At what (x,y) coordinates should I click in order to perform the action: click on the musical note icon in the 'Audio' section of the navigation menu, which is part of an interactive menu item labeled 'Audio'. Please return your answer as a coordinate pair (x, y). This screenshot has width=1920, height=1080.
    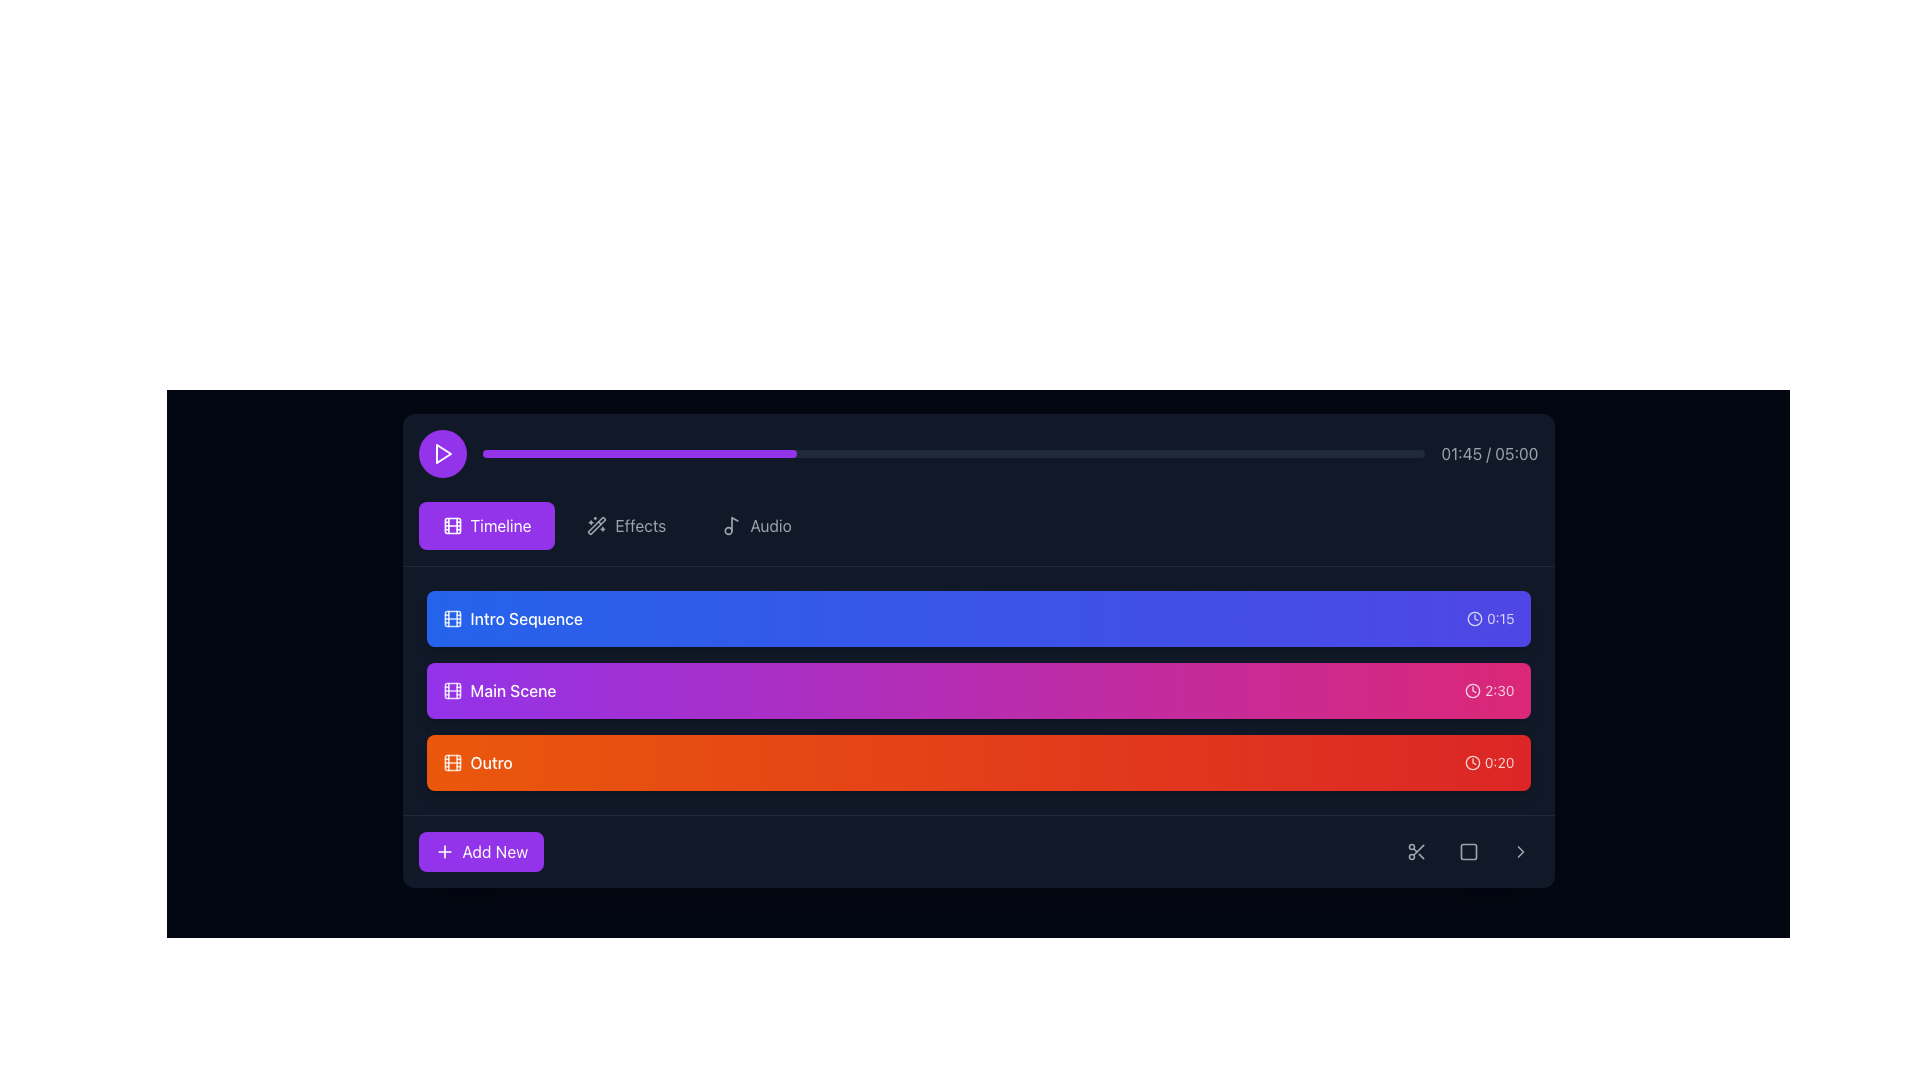
    Looking at the image, I should click on (731, 524).